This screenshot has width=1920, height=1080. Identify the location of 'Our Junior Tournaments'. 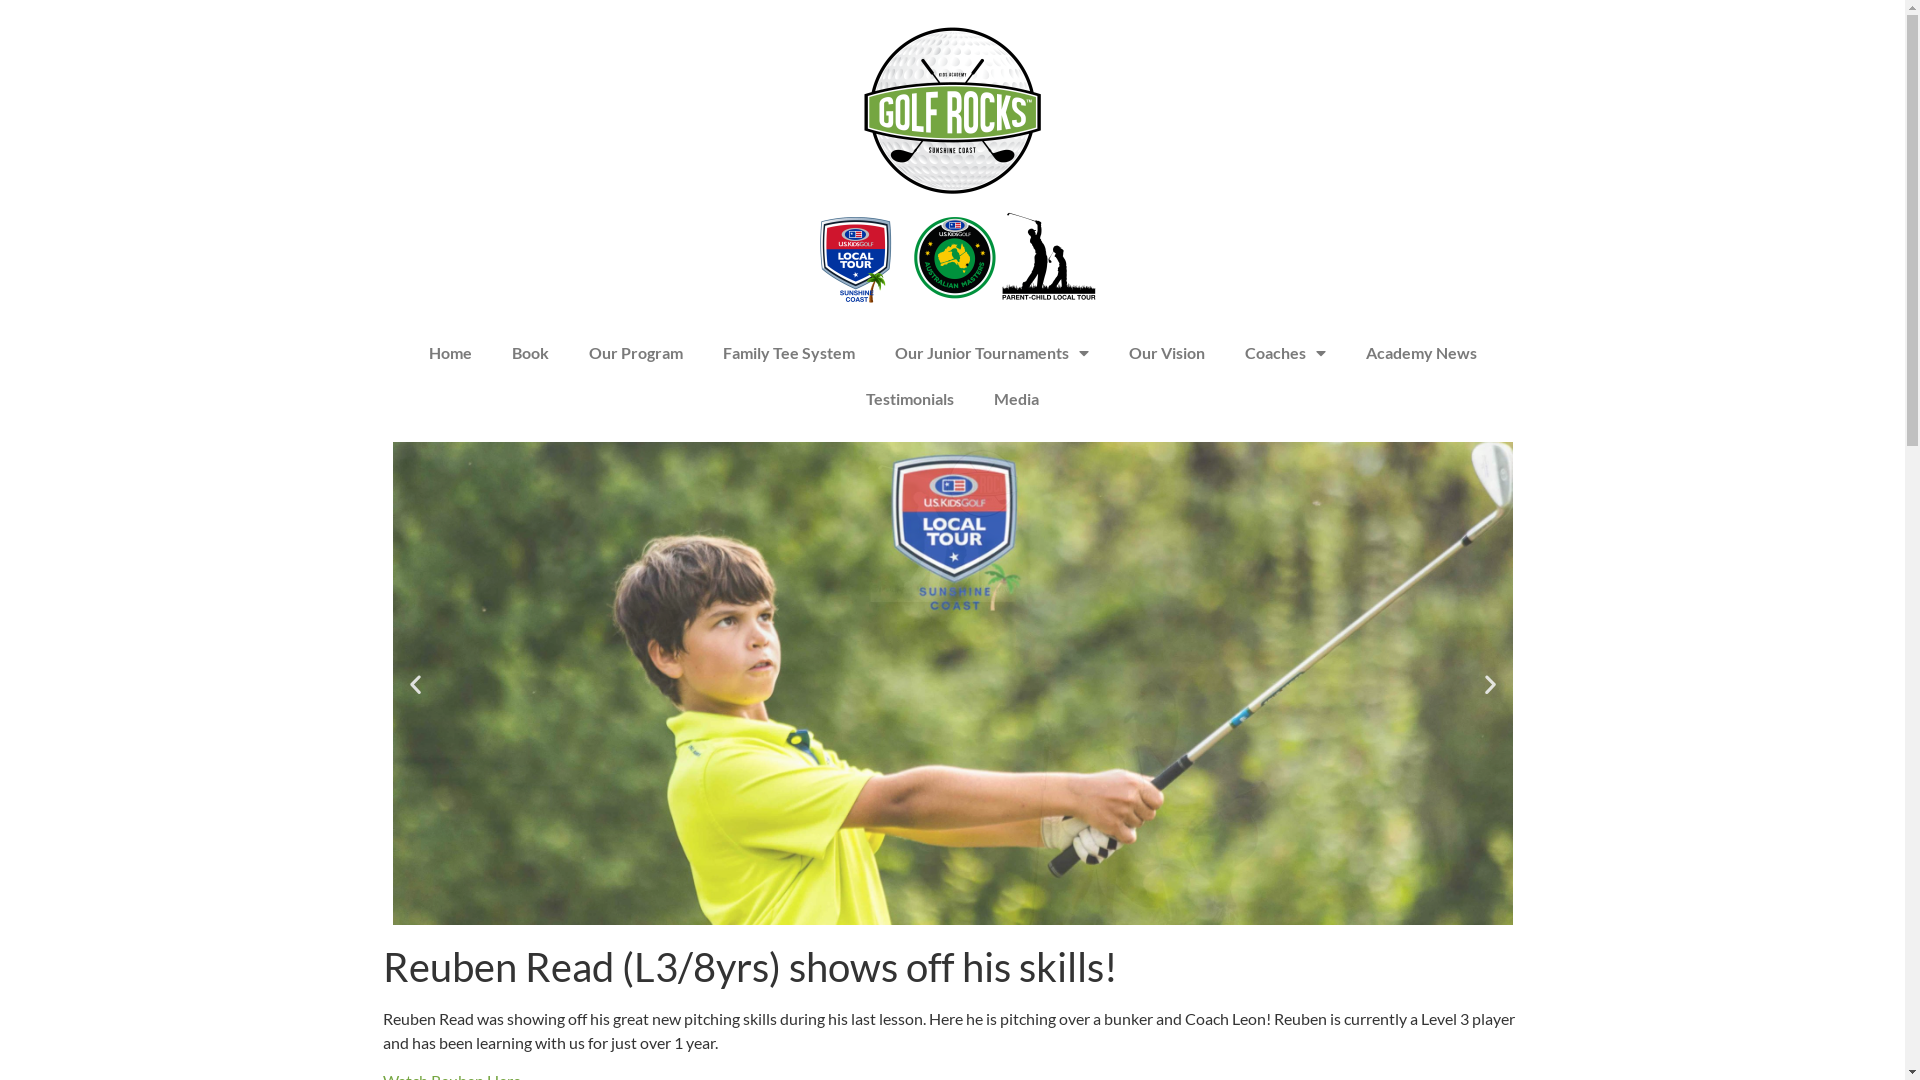
(990, 352).